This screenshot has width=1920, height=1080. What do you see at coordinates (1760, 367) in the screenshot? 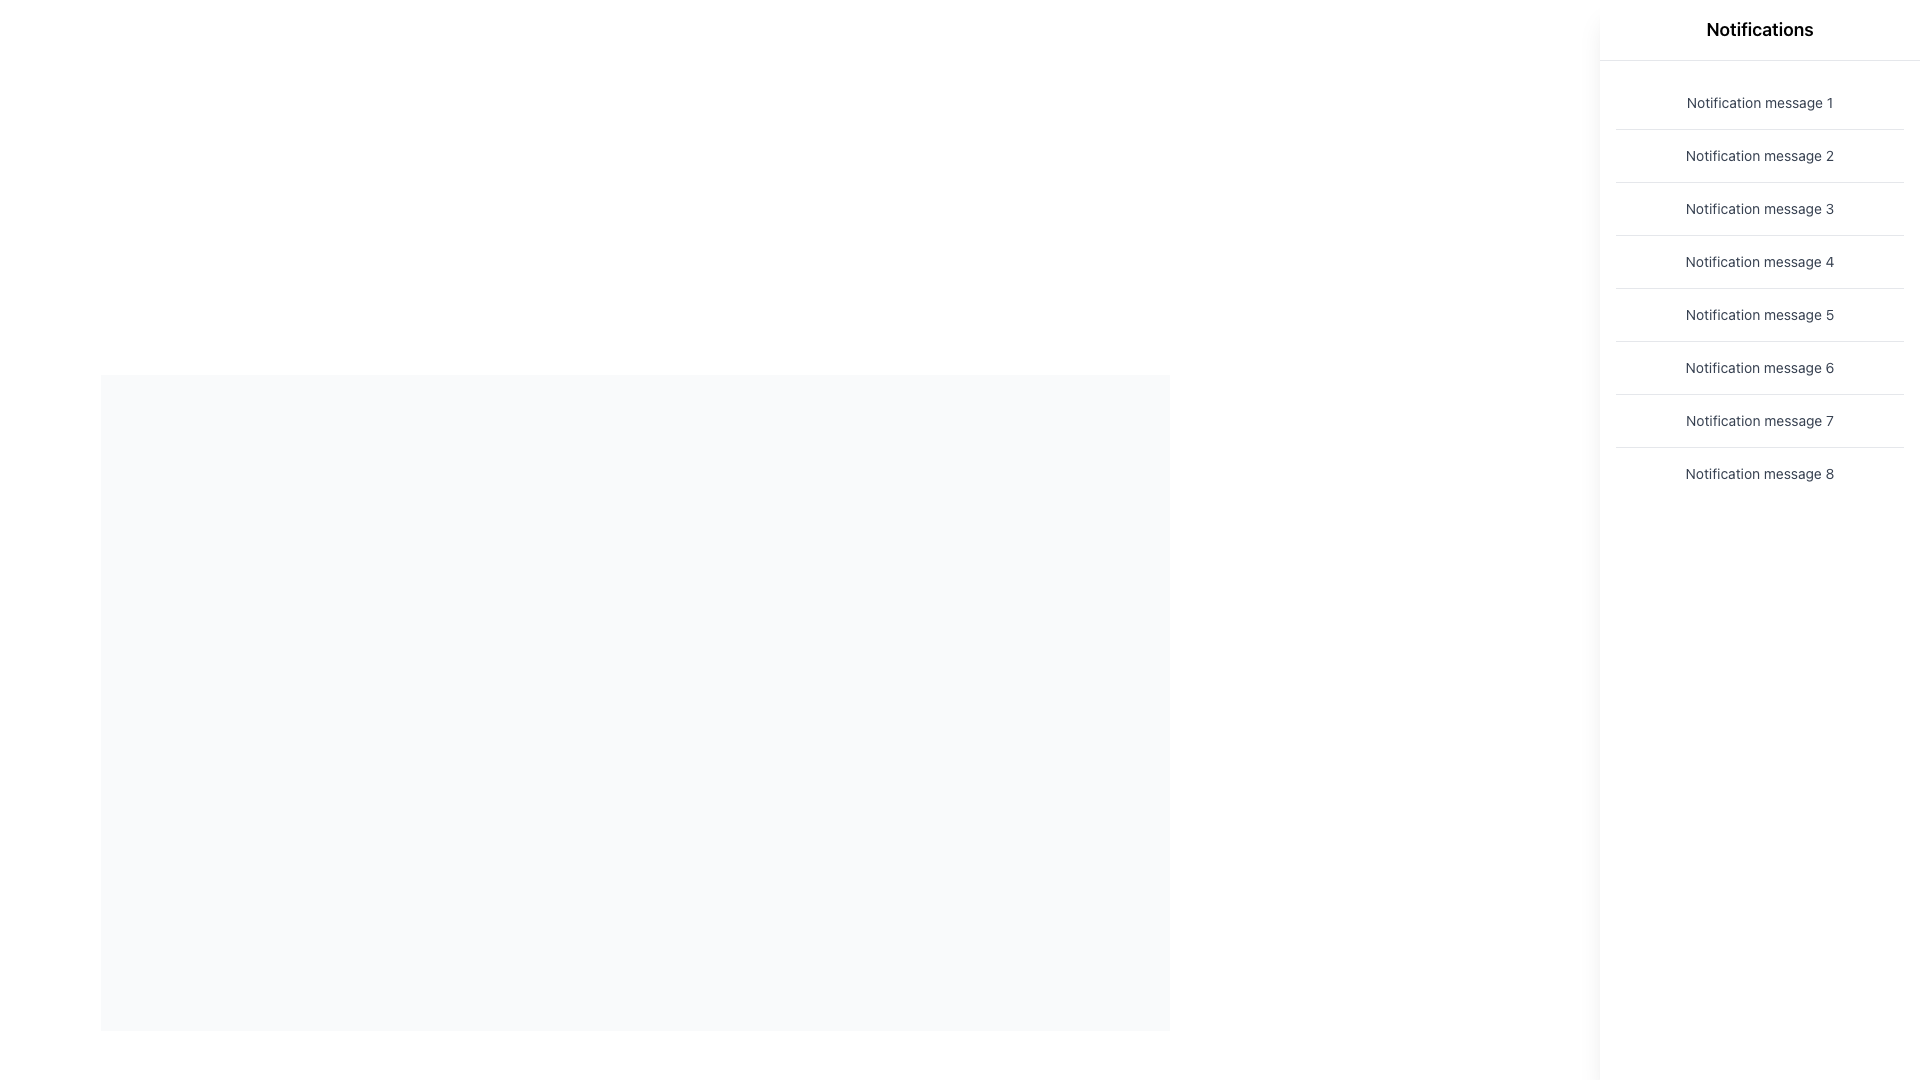
I see `the sixth notification message in the scrolling list located on the far right of the interface` at bounding box center [1760, 367].